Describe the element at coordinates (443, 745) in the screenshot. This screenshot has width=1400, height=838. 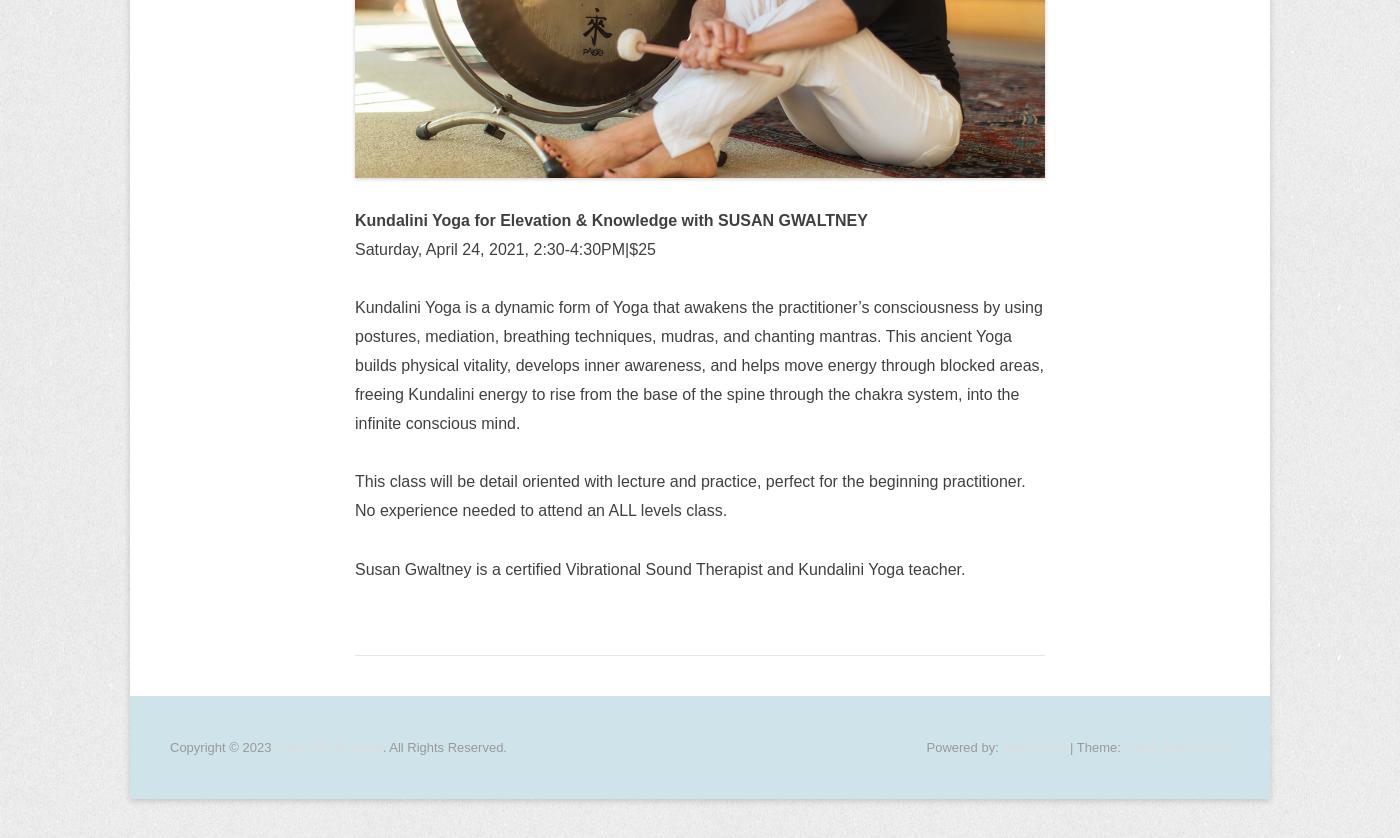
I see `'. All Rights Reserved.'` at that location.